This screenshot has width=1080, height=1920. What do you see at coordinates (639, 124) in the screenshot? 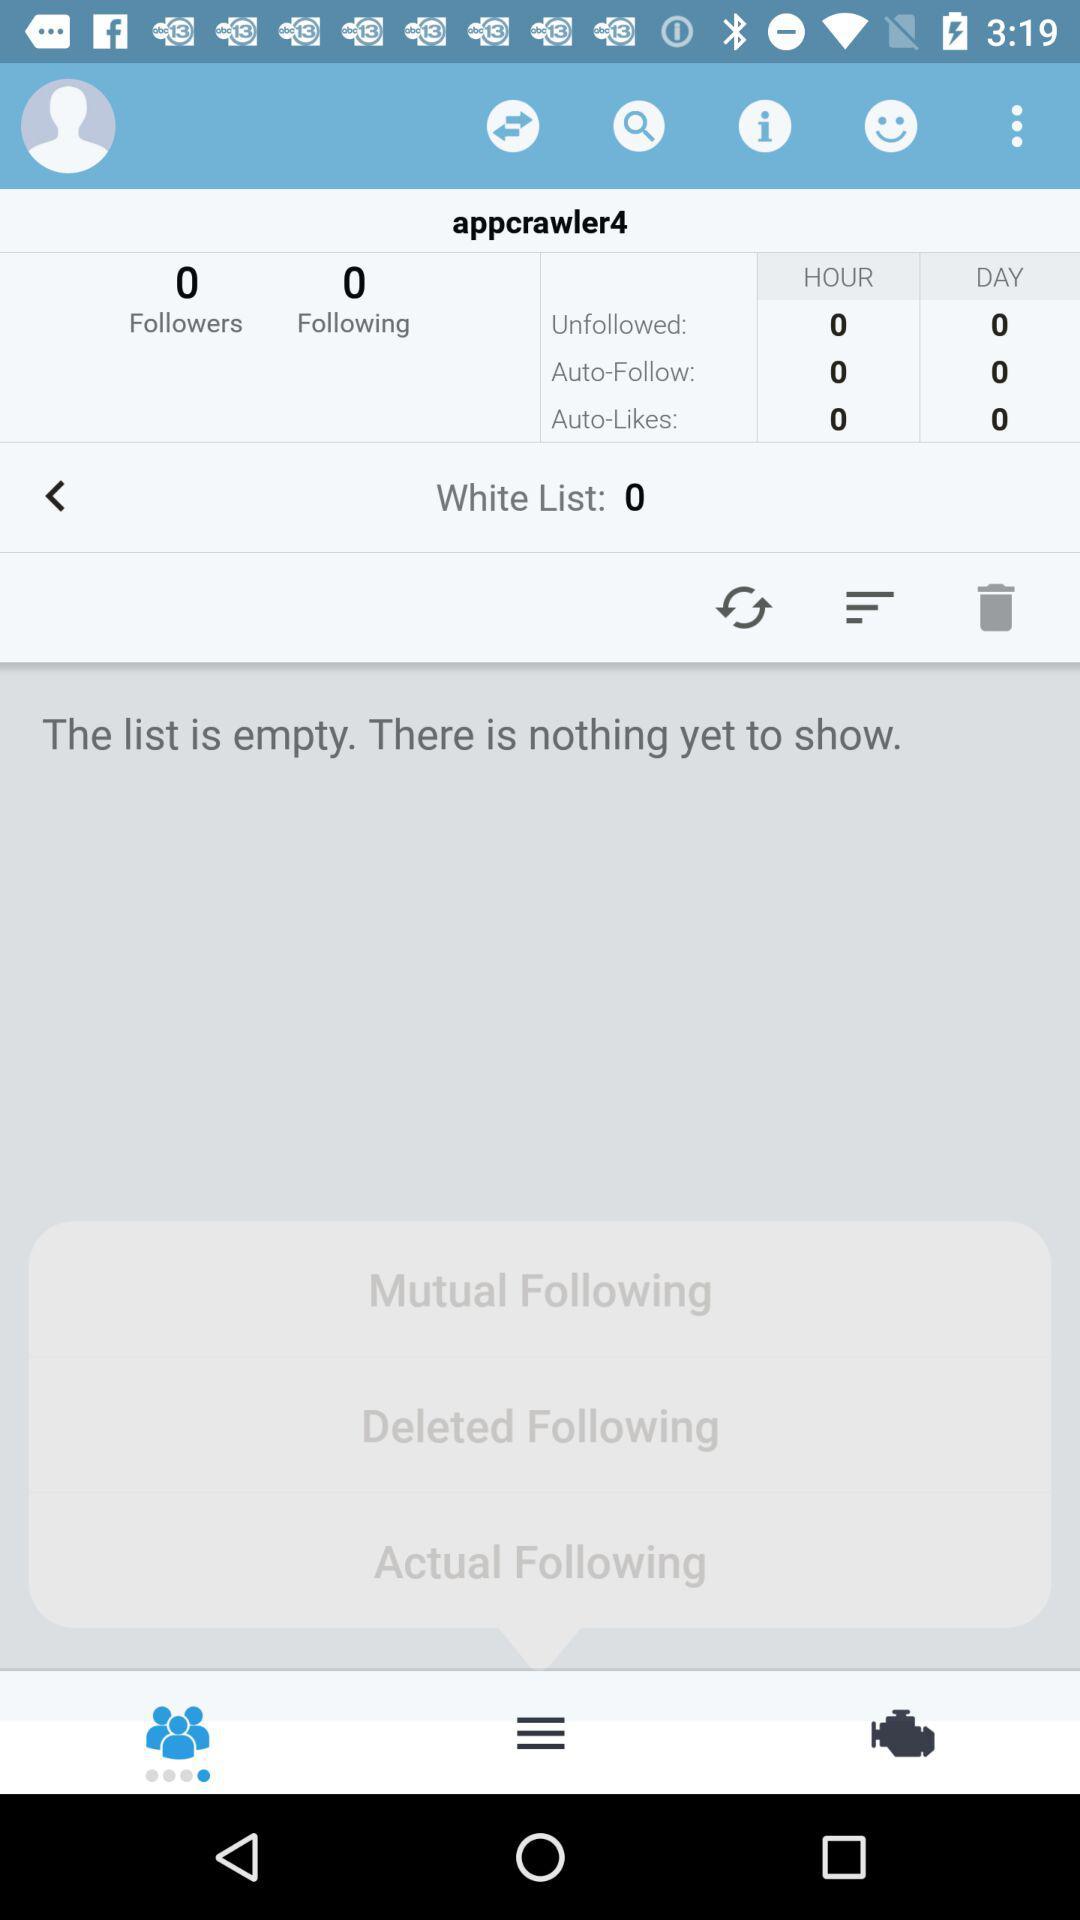
I see `open search` at bounding box center [639, 124].